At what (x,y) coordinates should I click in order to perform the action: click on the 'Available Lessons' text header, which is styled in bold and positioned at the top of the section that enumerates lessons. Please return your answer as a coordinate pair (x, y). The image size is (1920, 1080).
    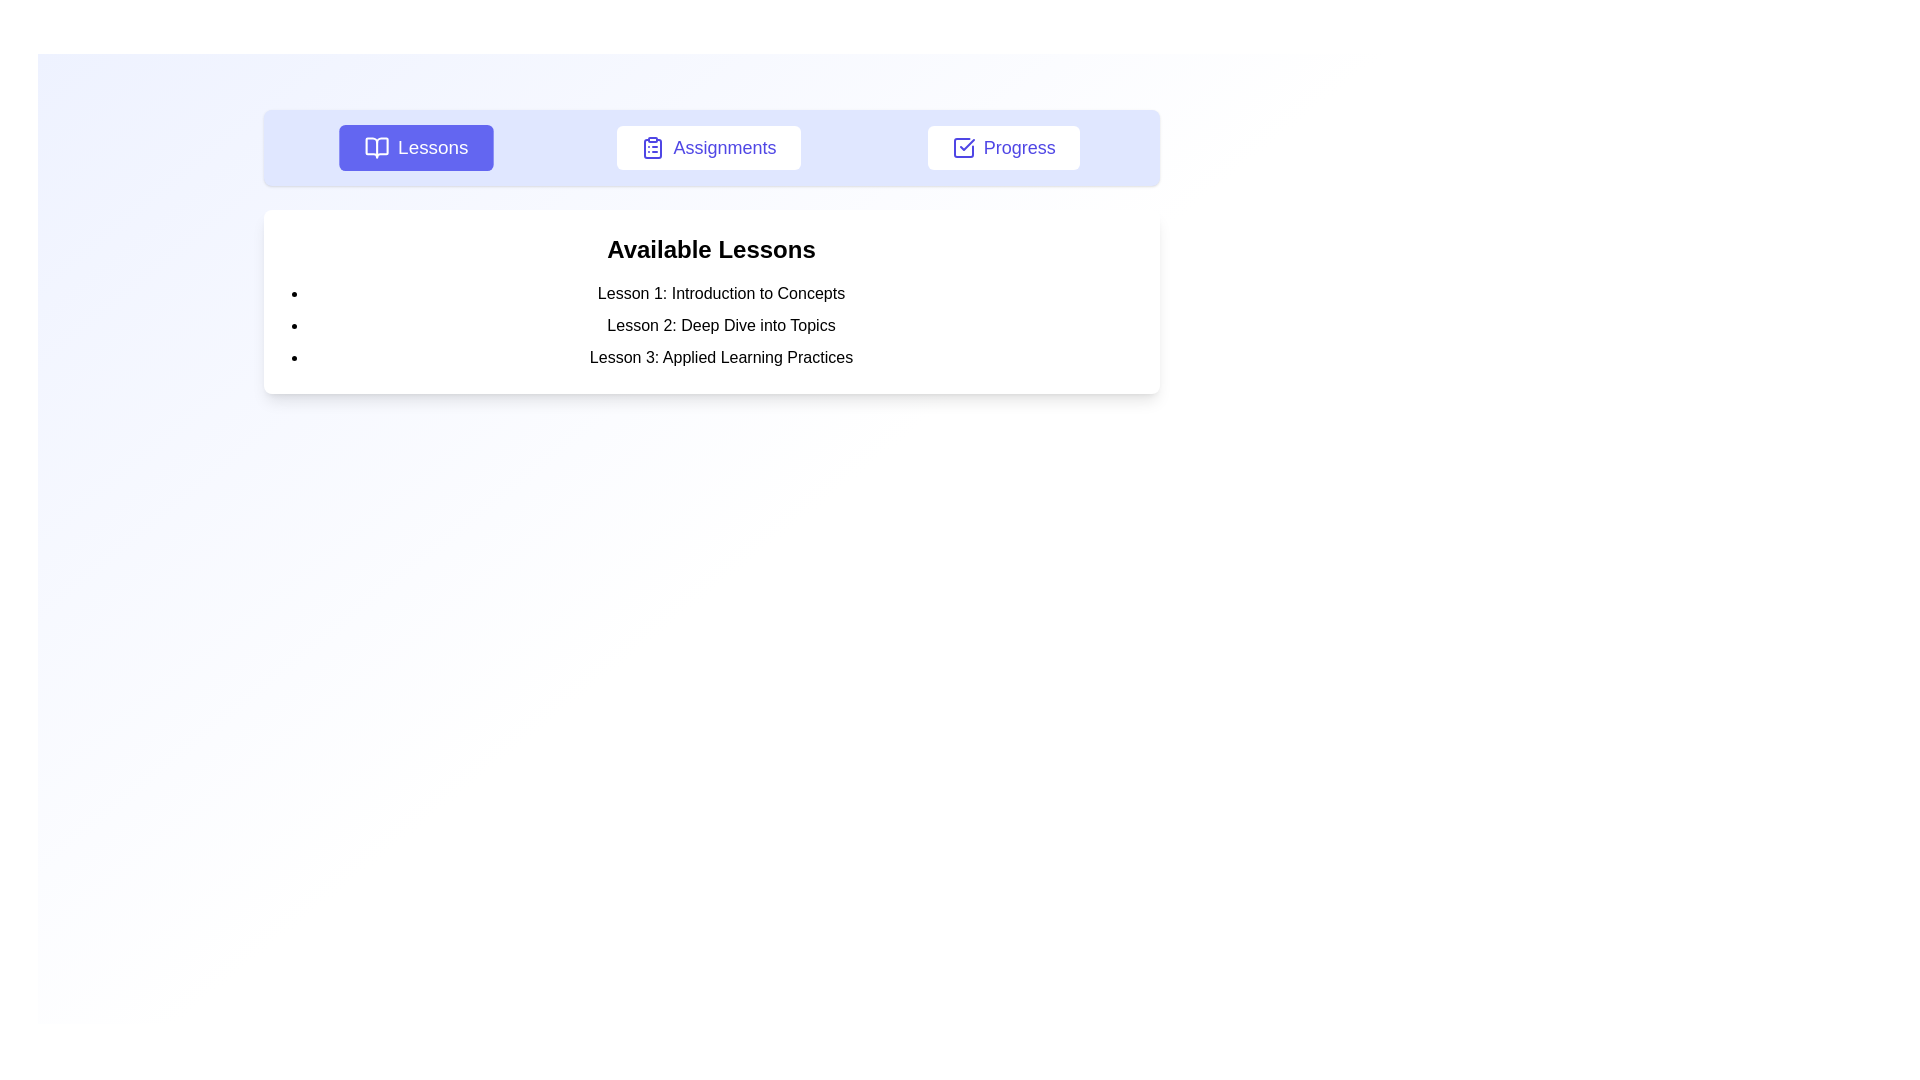
    Looking at the image, I should click on (711, 249).